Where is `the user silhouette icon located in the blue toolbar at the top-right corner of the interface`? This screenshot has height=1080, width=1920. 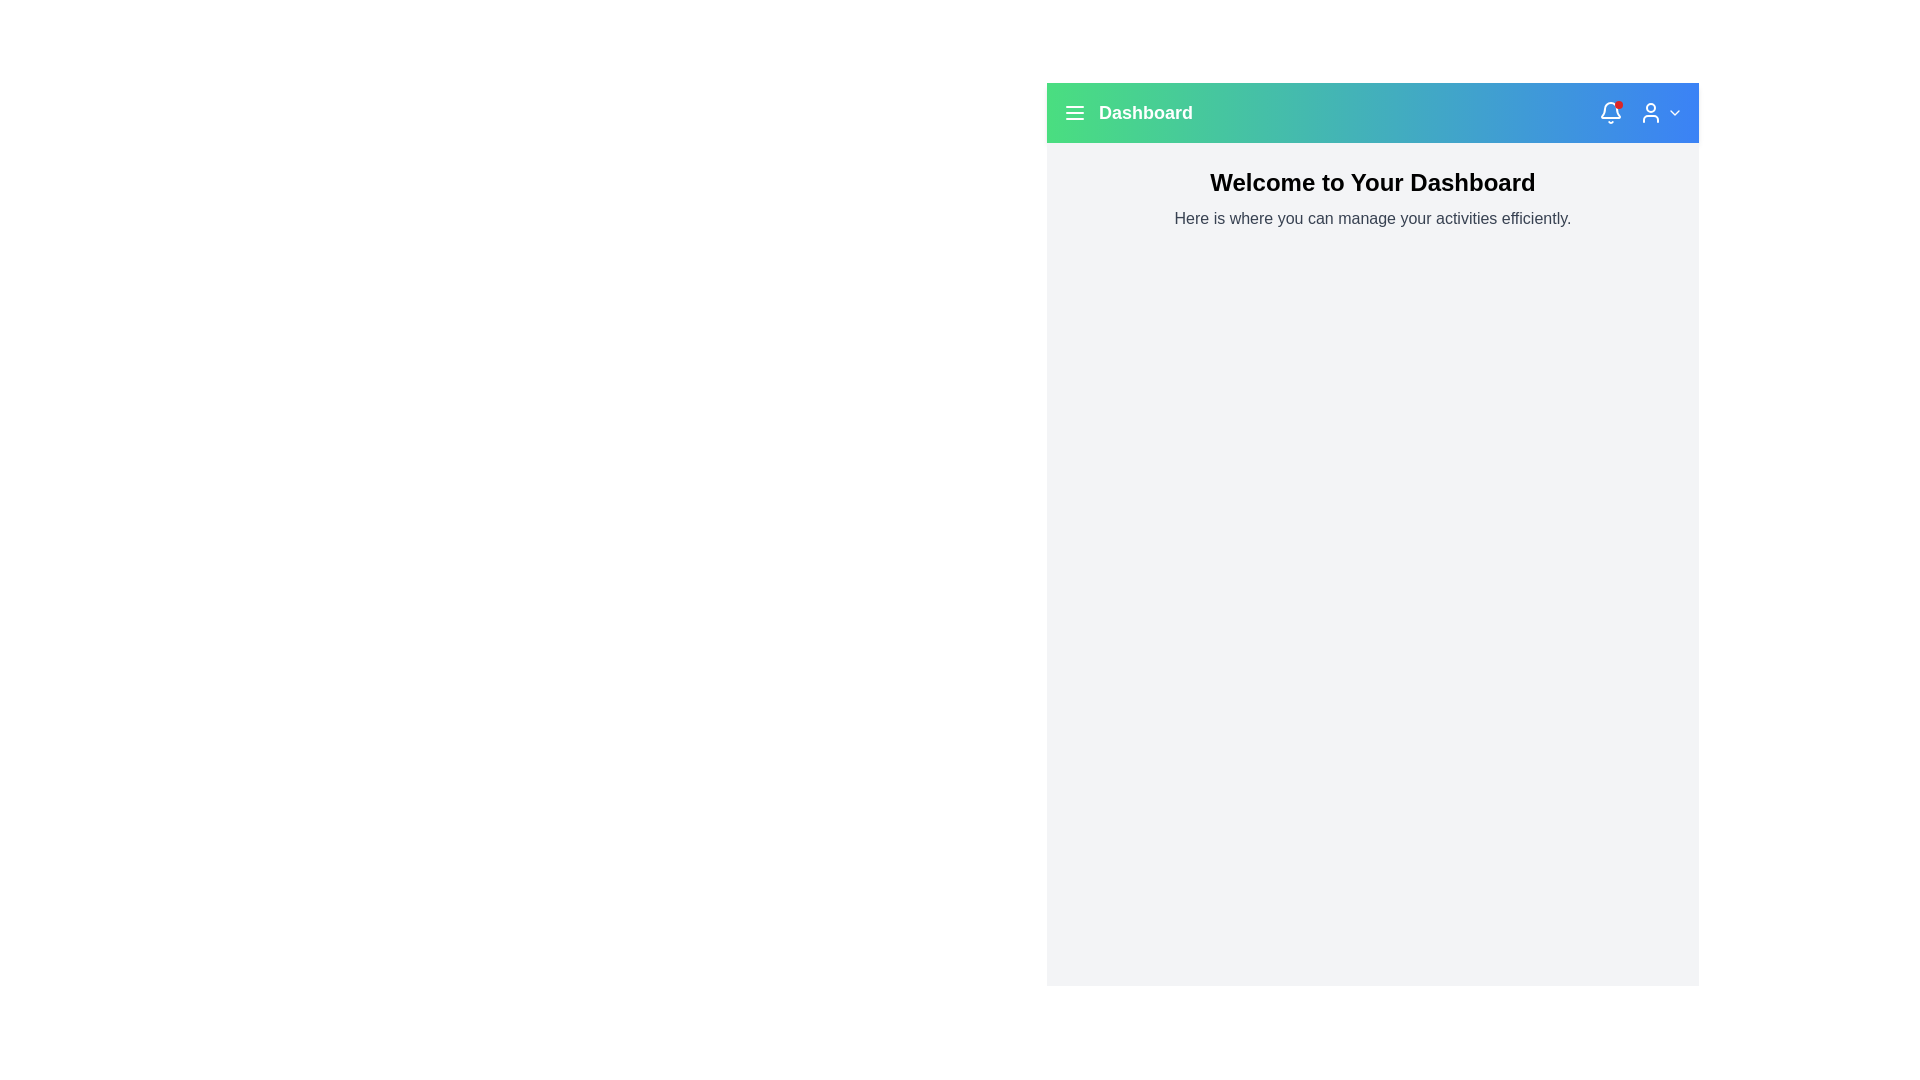 the user silhouette icon located in the blue toolbar at the top-right corner of the interface is located at coordinates (1651, 112).